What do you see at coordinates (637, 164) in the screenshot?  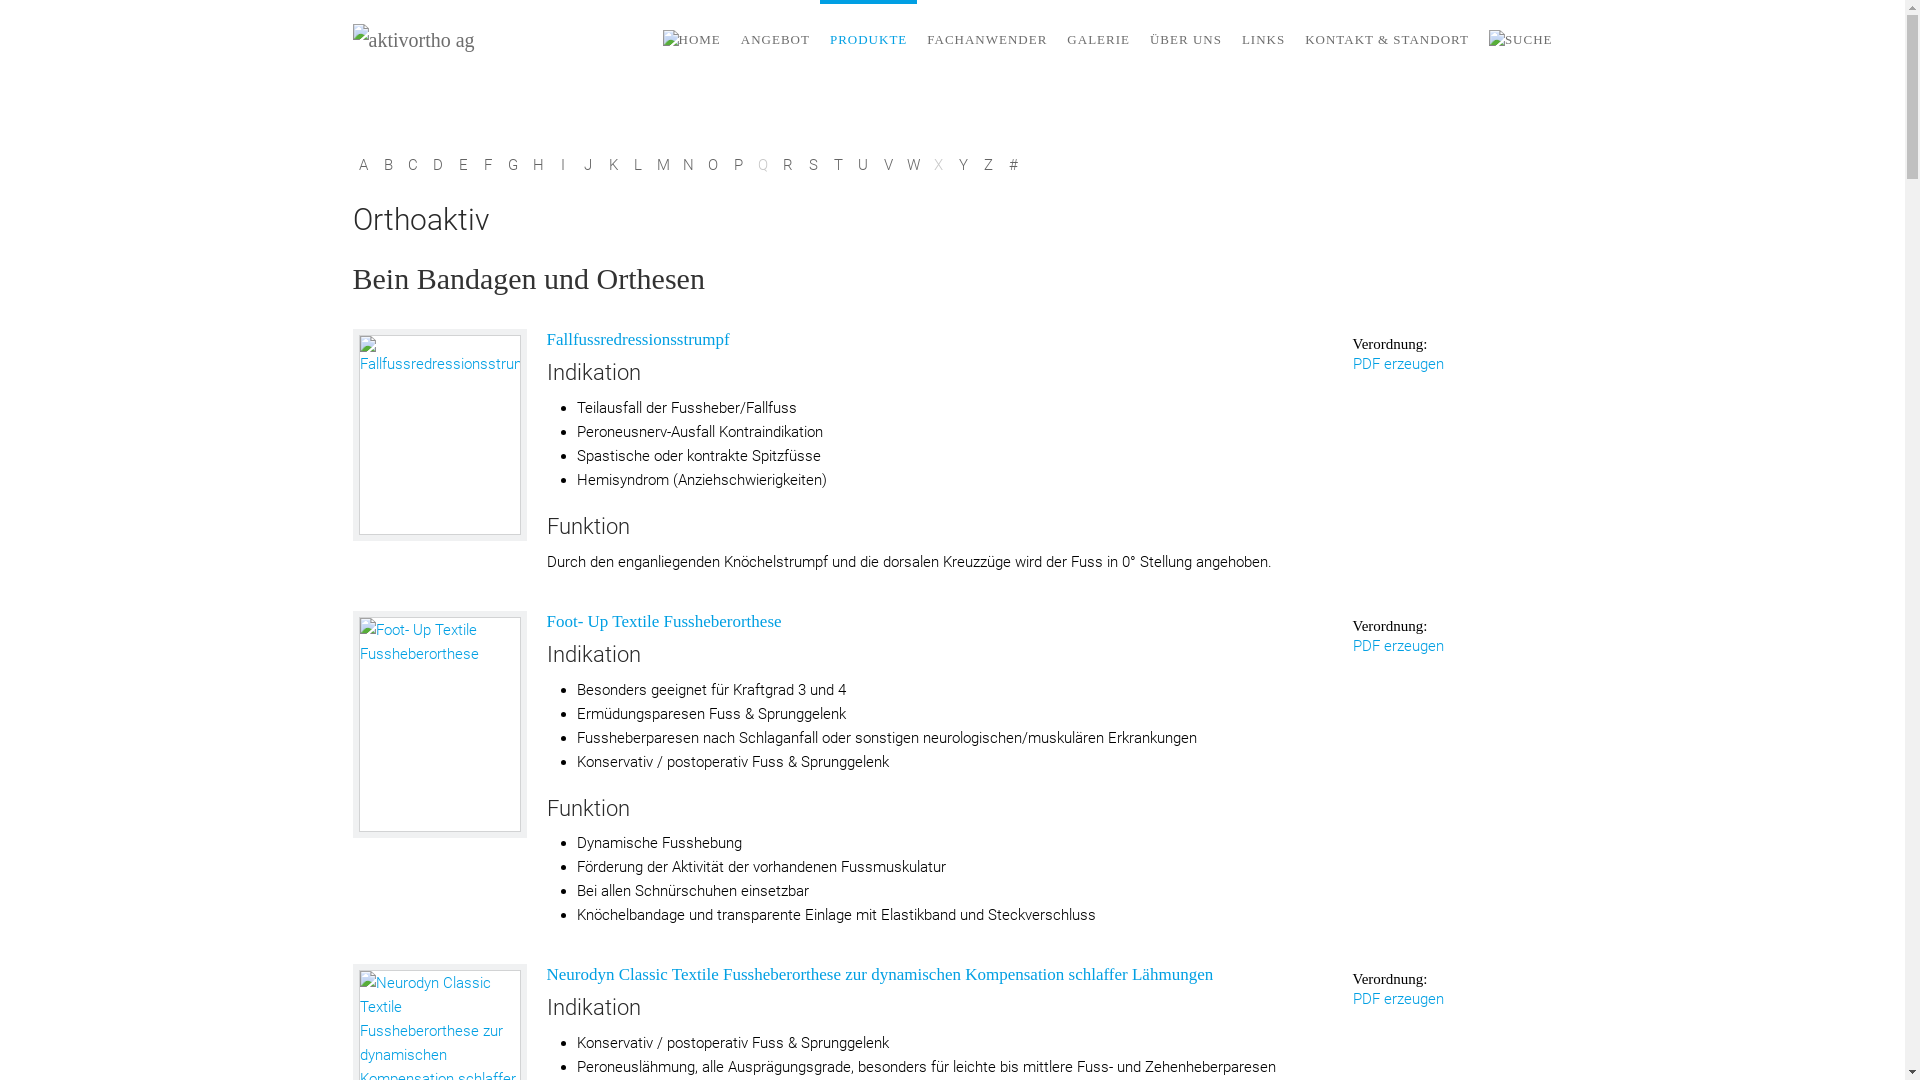 I see `'L'` at bounding box center [637, 164].